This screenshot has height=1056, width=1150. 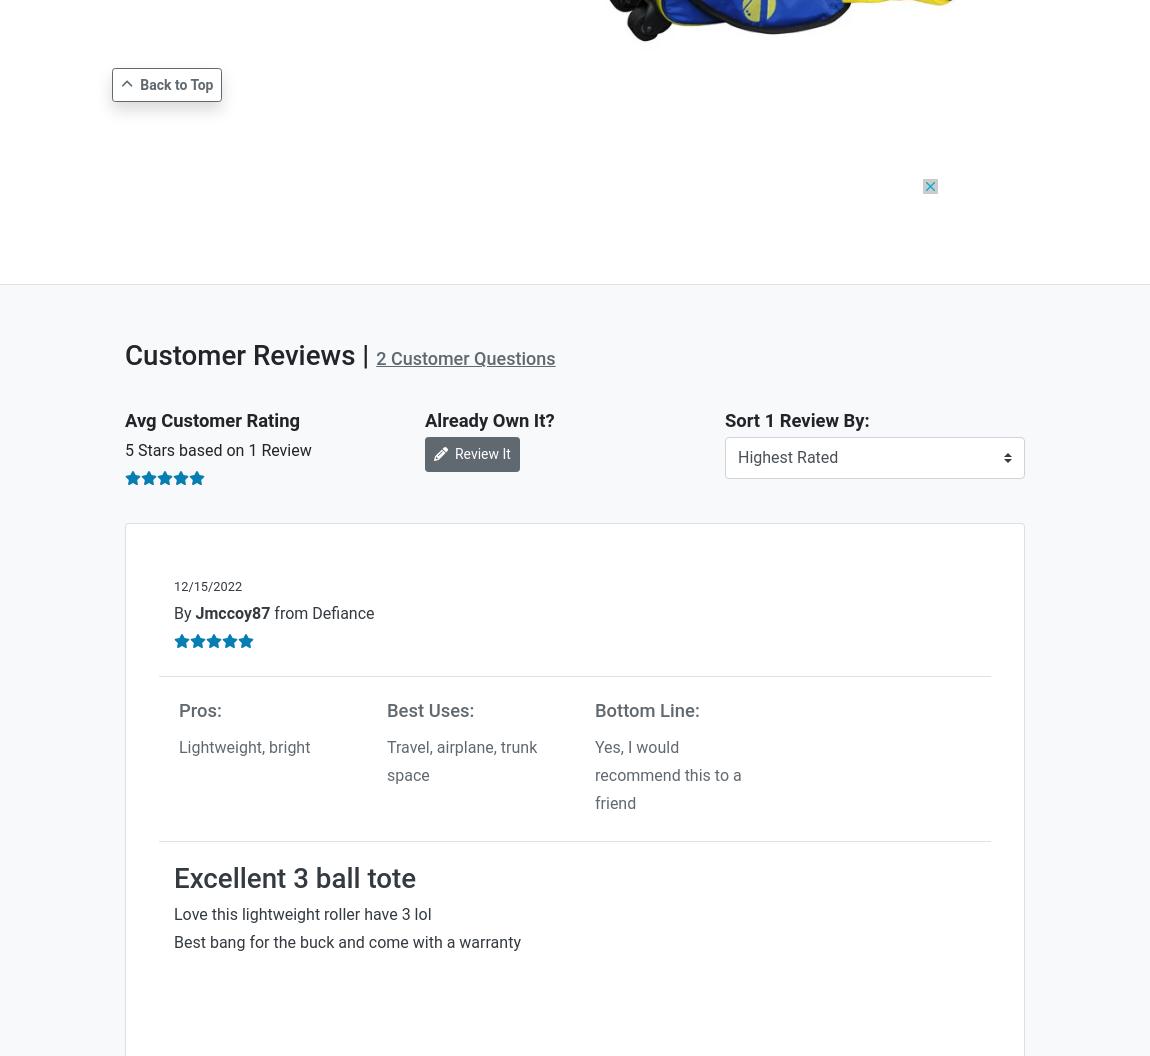 I want to click on 'Review', so click(x=283, y=450).